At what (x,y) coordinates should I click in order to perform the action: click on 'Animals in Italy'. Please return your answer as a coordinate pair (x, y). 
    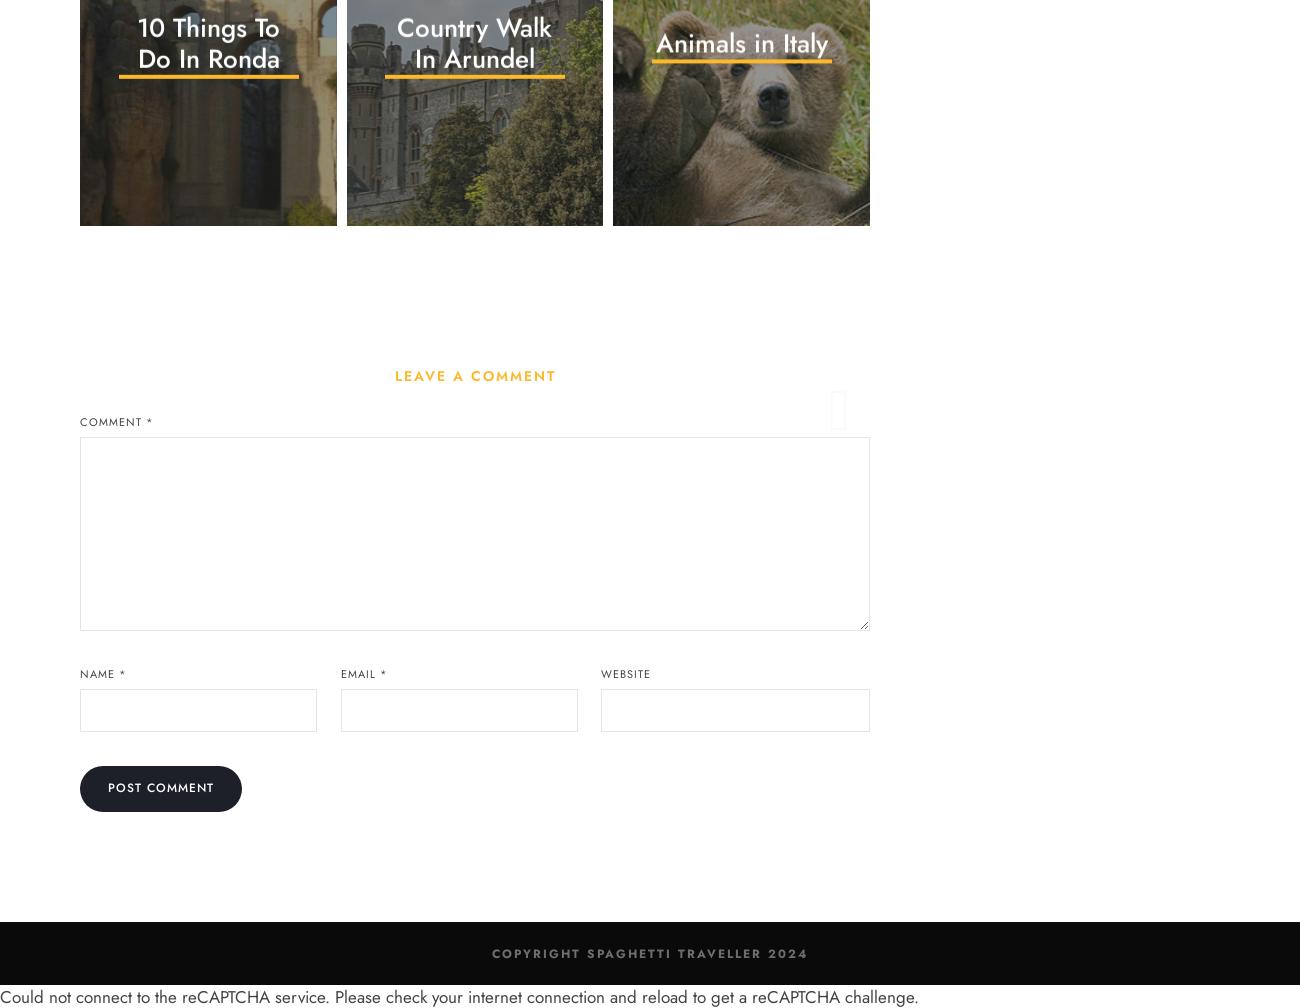
    Looking at the image, I should click on (740, 43).